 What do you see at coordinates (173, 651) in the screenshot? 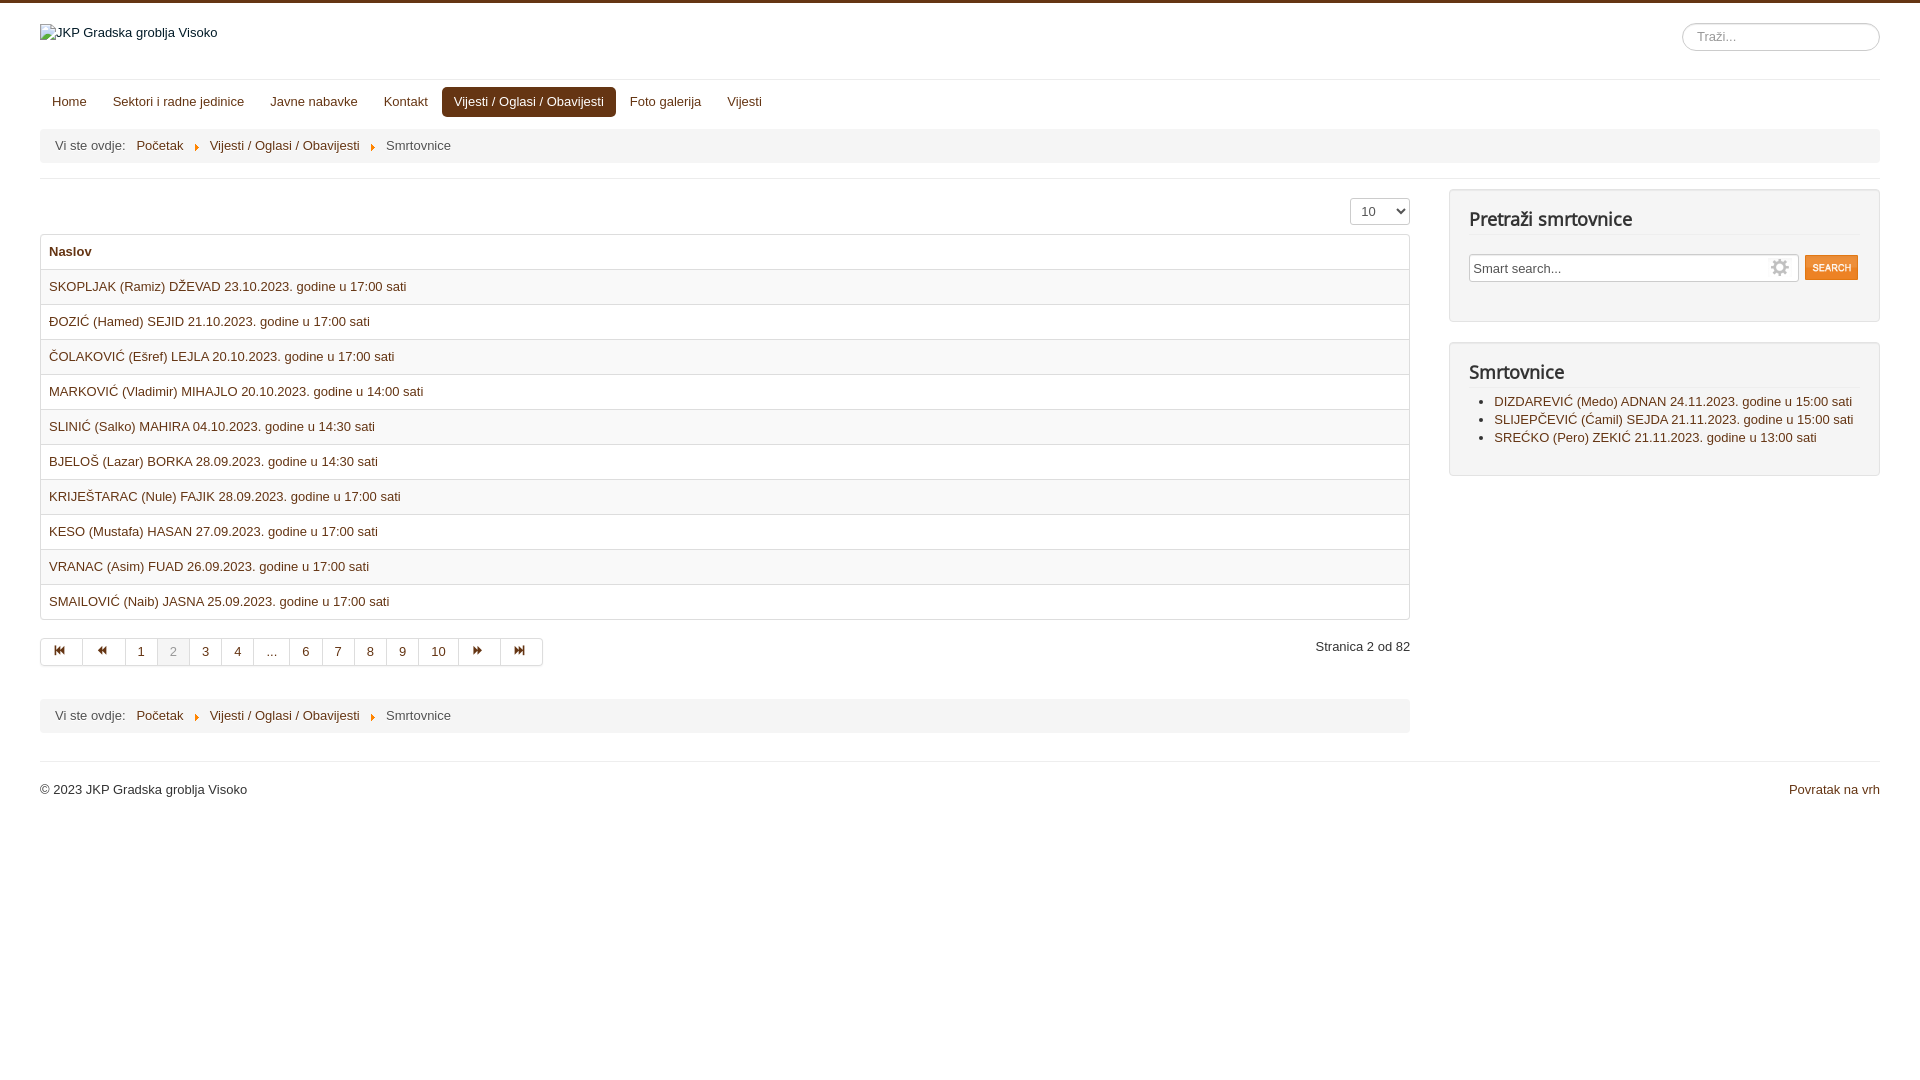
I see `'2'` at bounding box center [173, 651].